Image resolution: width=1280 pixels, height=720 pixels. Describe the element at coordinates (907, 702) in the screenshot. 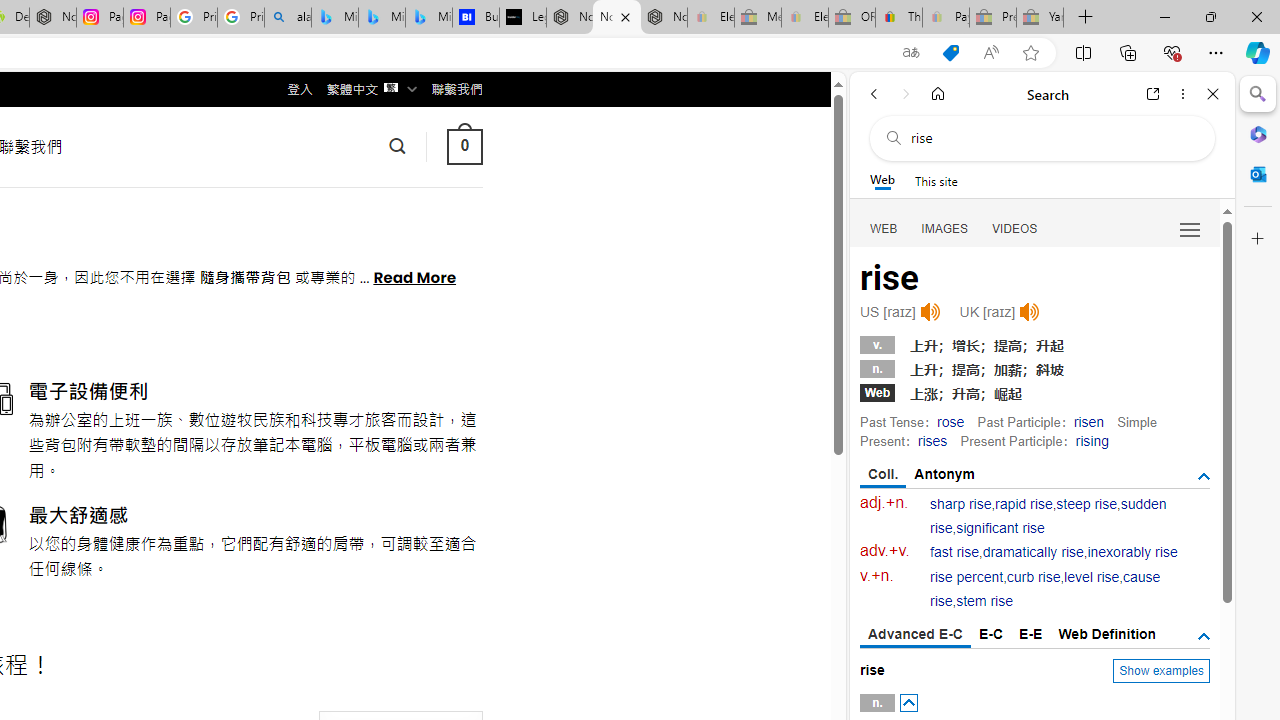

I see `'AutomationID: posbtn_0'` at that location.